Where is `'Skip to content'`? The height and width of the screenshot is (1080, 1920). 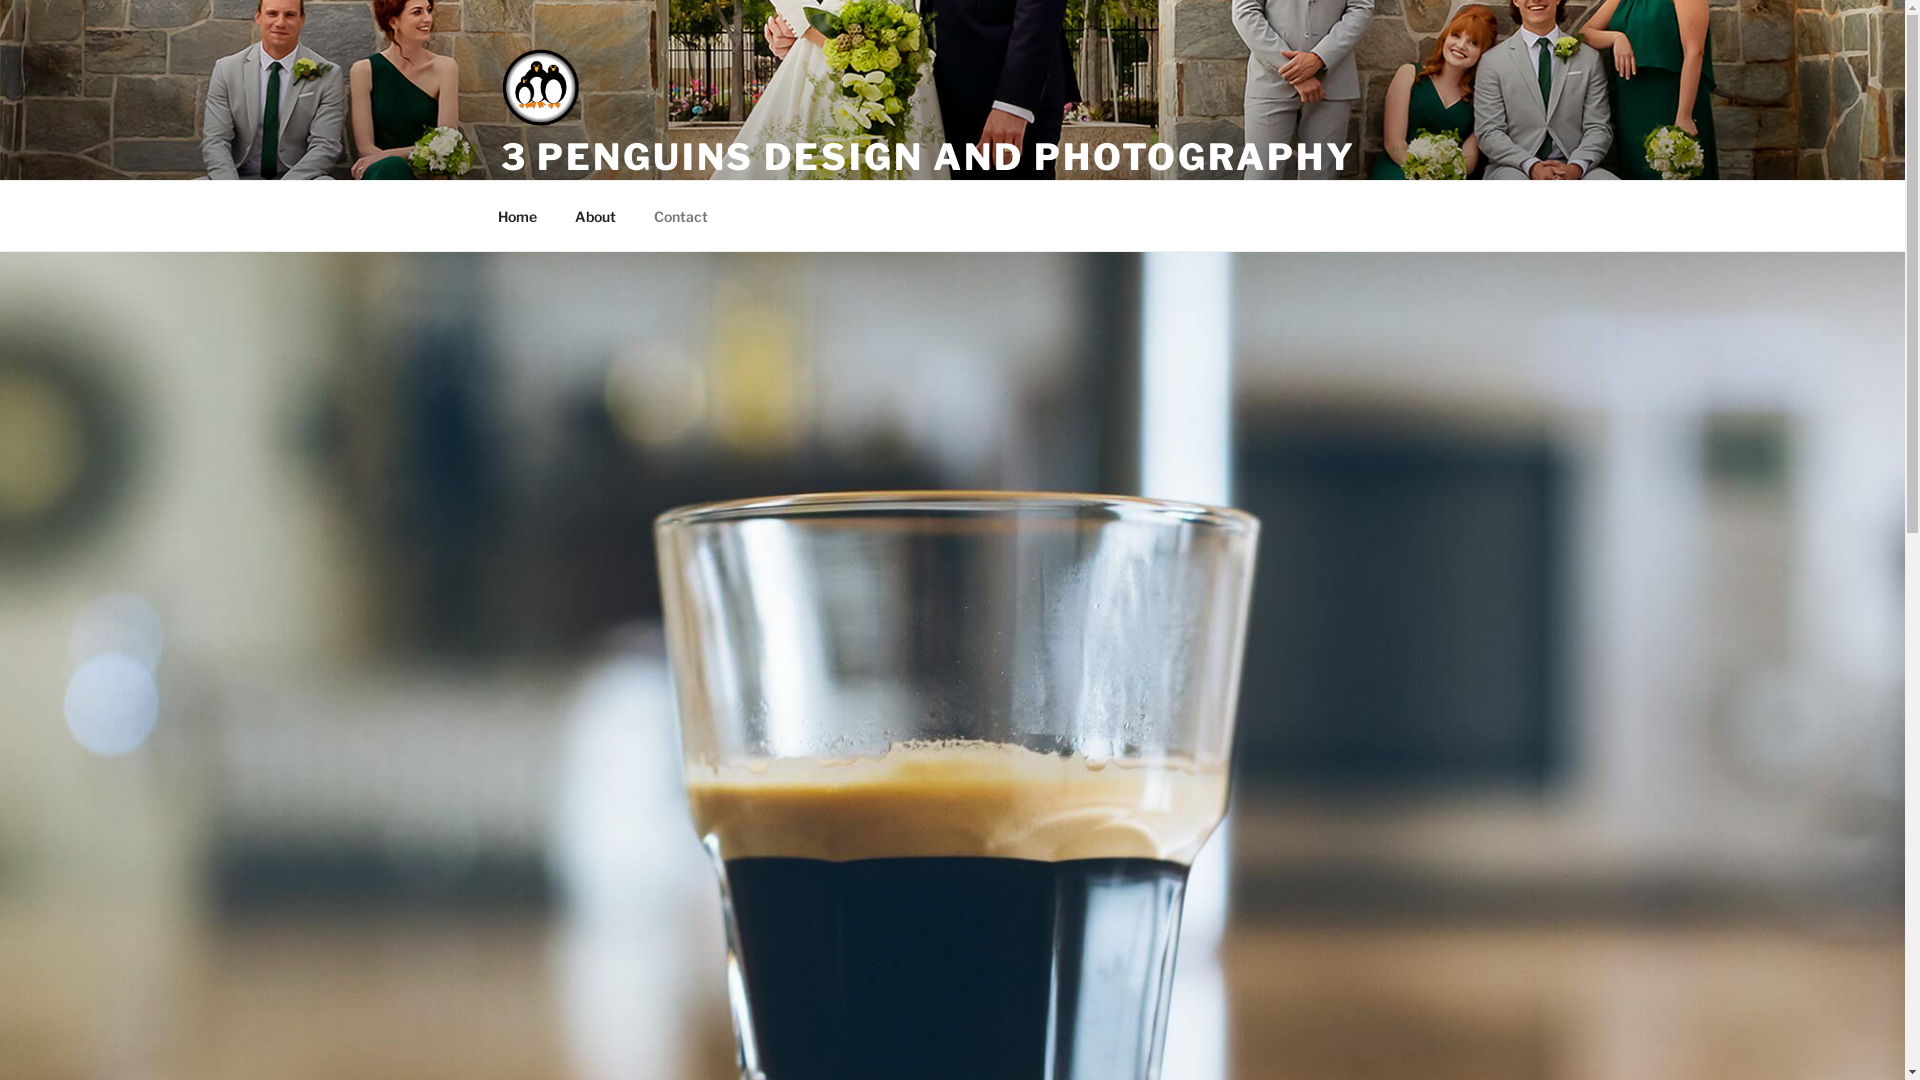 'Skip to content' is located at coordinates (0, 0).